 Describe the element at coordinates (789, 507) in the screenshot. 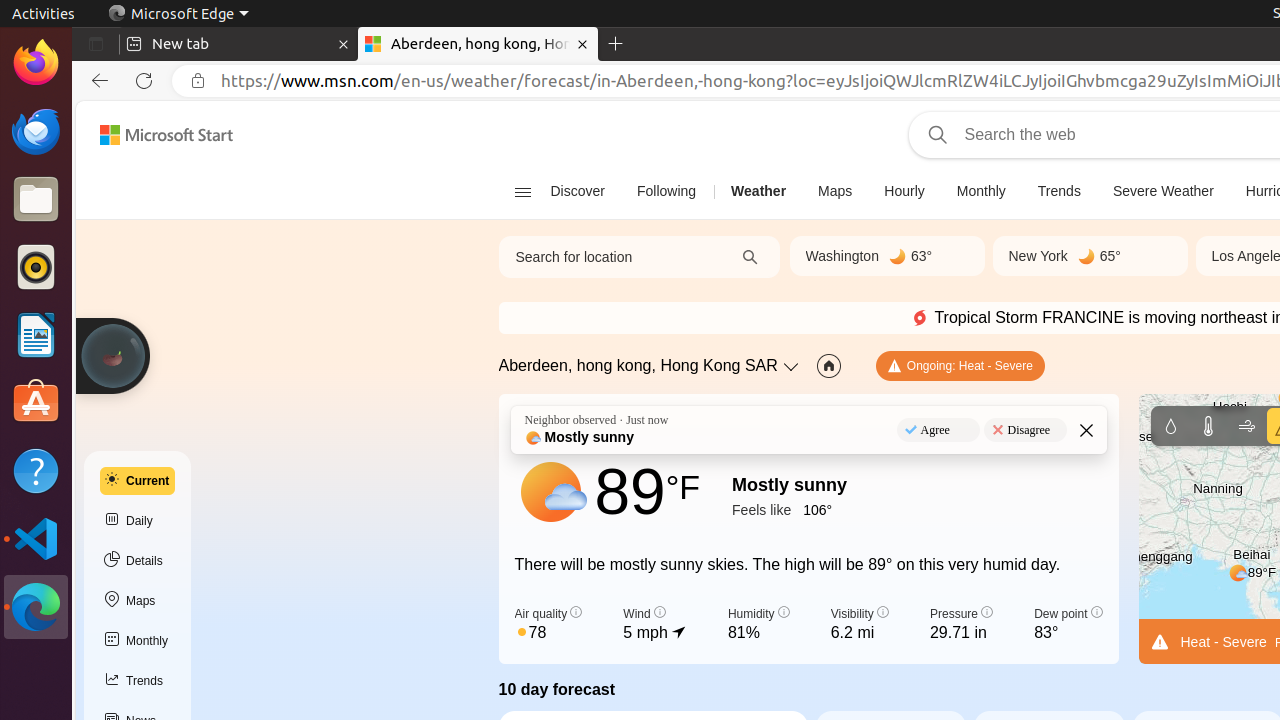

I see `'Feels like ‎106°'` at that location.